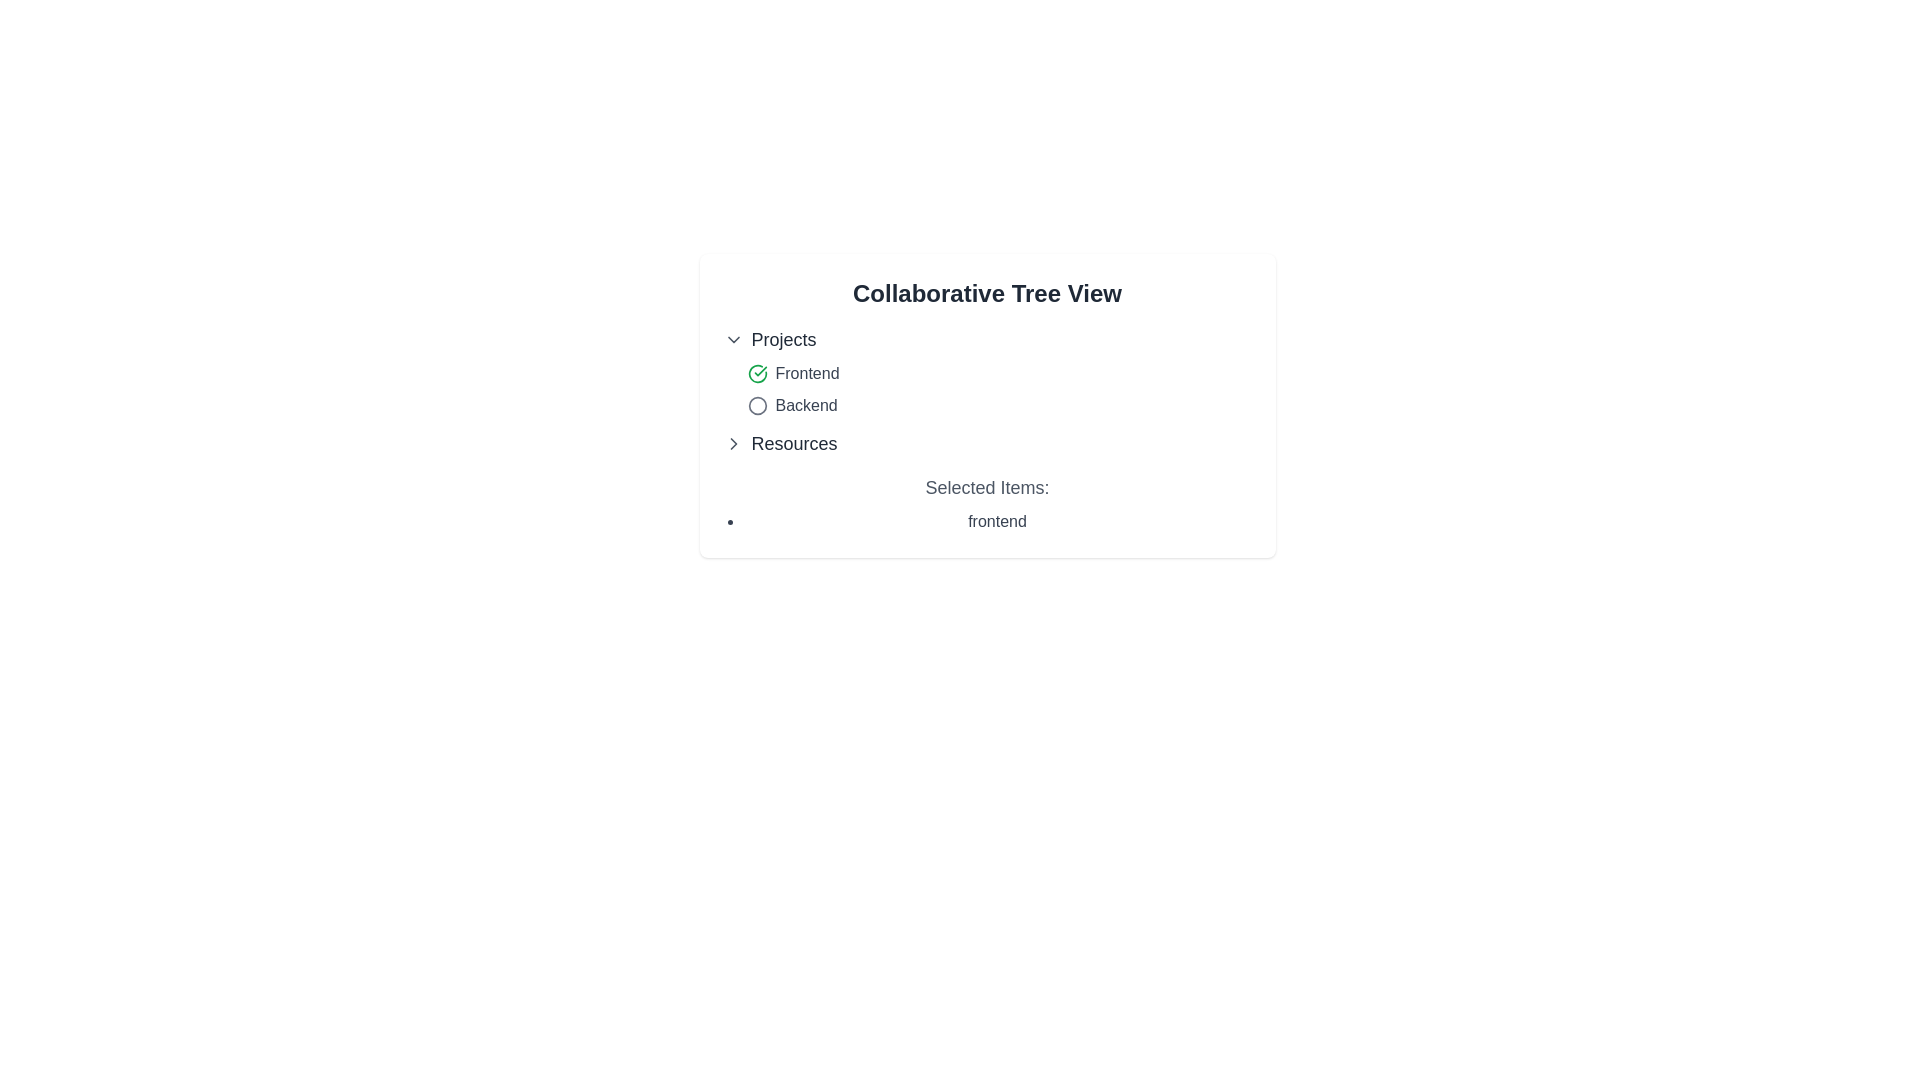 Image resolution: width=1920 pixels, height=1080 pixels. What do you see at coordinates (987, 520) in the screenshot?
I see `the list item labeled 'frontend' under the 'Selected Items:' section` at bounding box center [987, 520].